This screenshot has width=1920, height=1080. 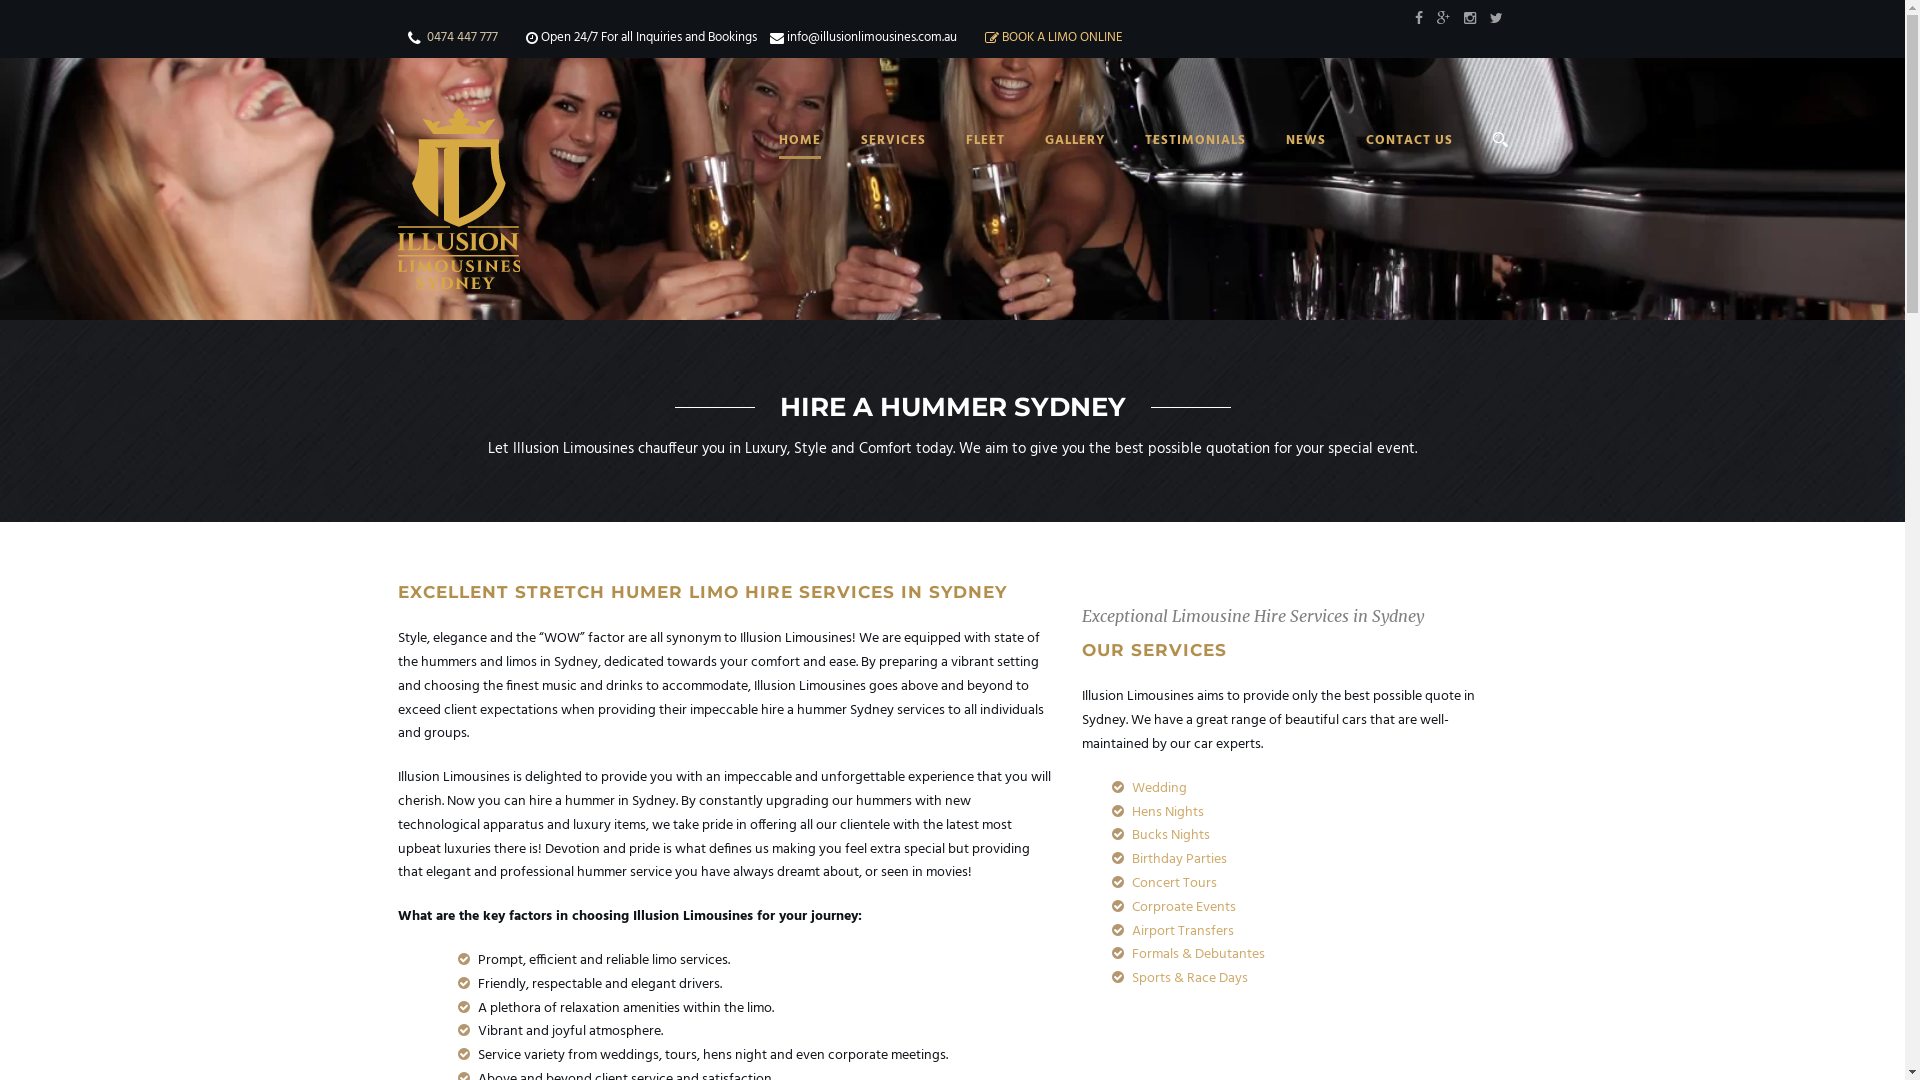 I want to click on '0474 447 777 ', so click(x=461, y=37).